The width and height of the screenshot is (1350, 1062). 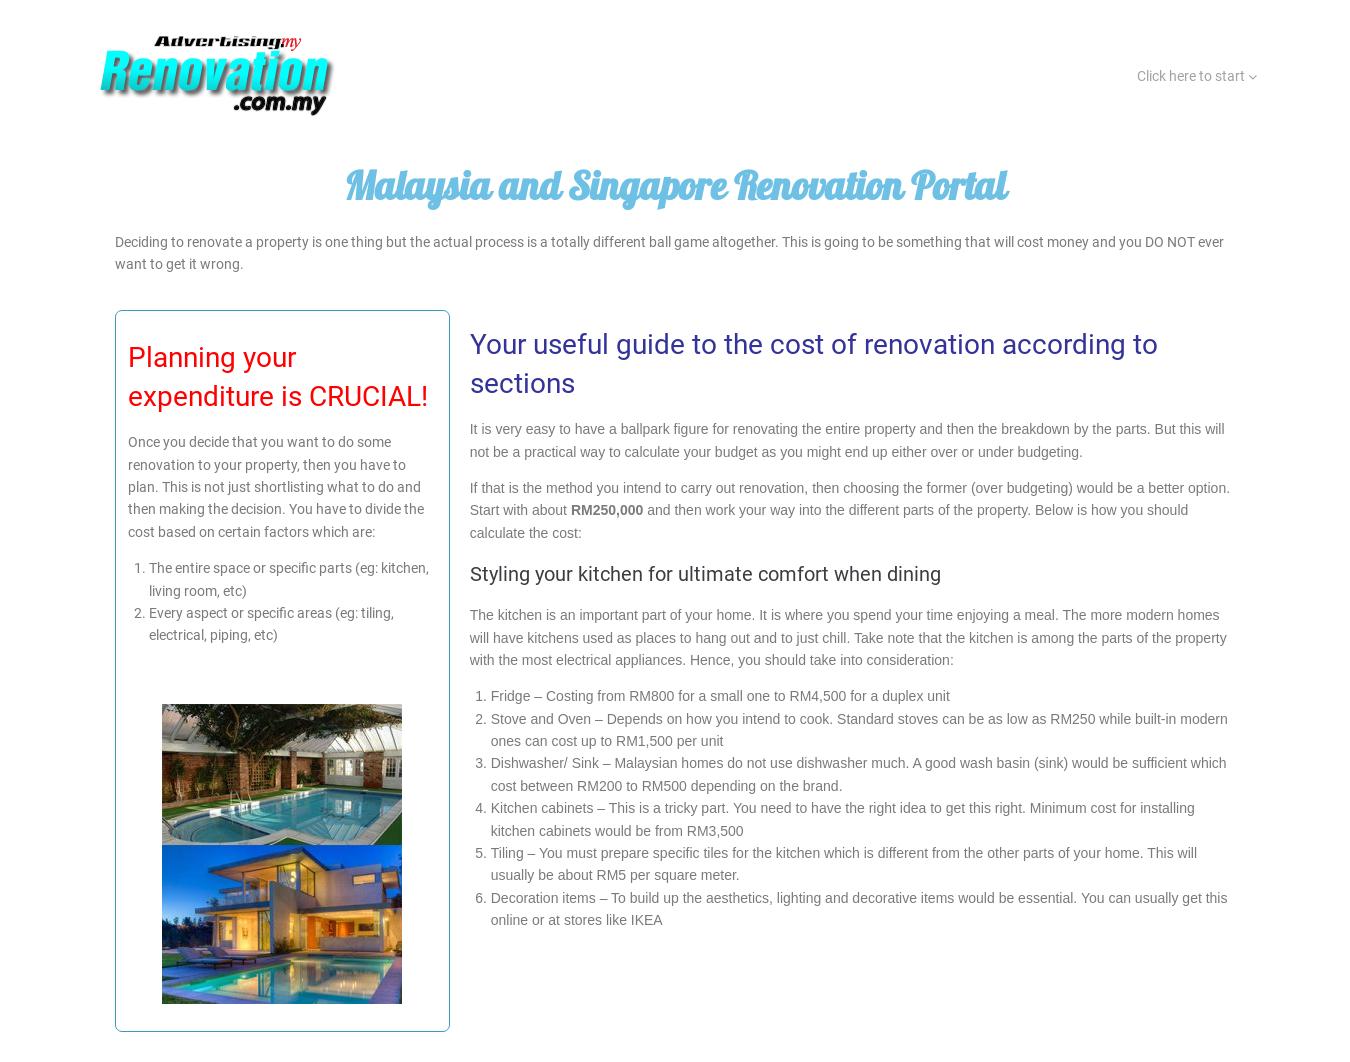 I want to click on 'Fridge – Costing from RM800 for a small one to RM4,500 for a duplex unit', so click(x=718, y=696).